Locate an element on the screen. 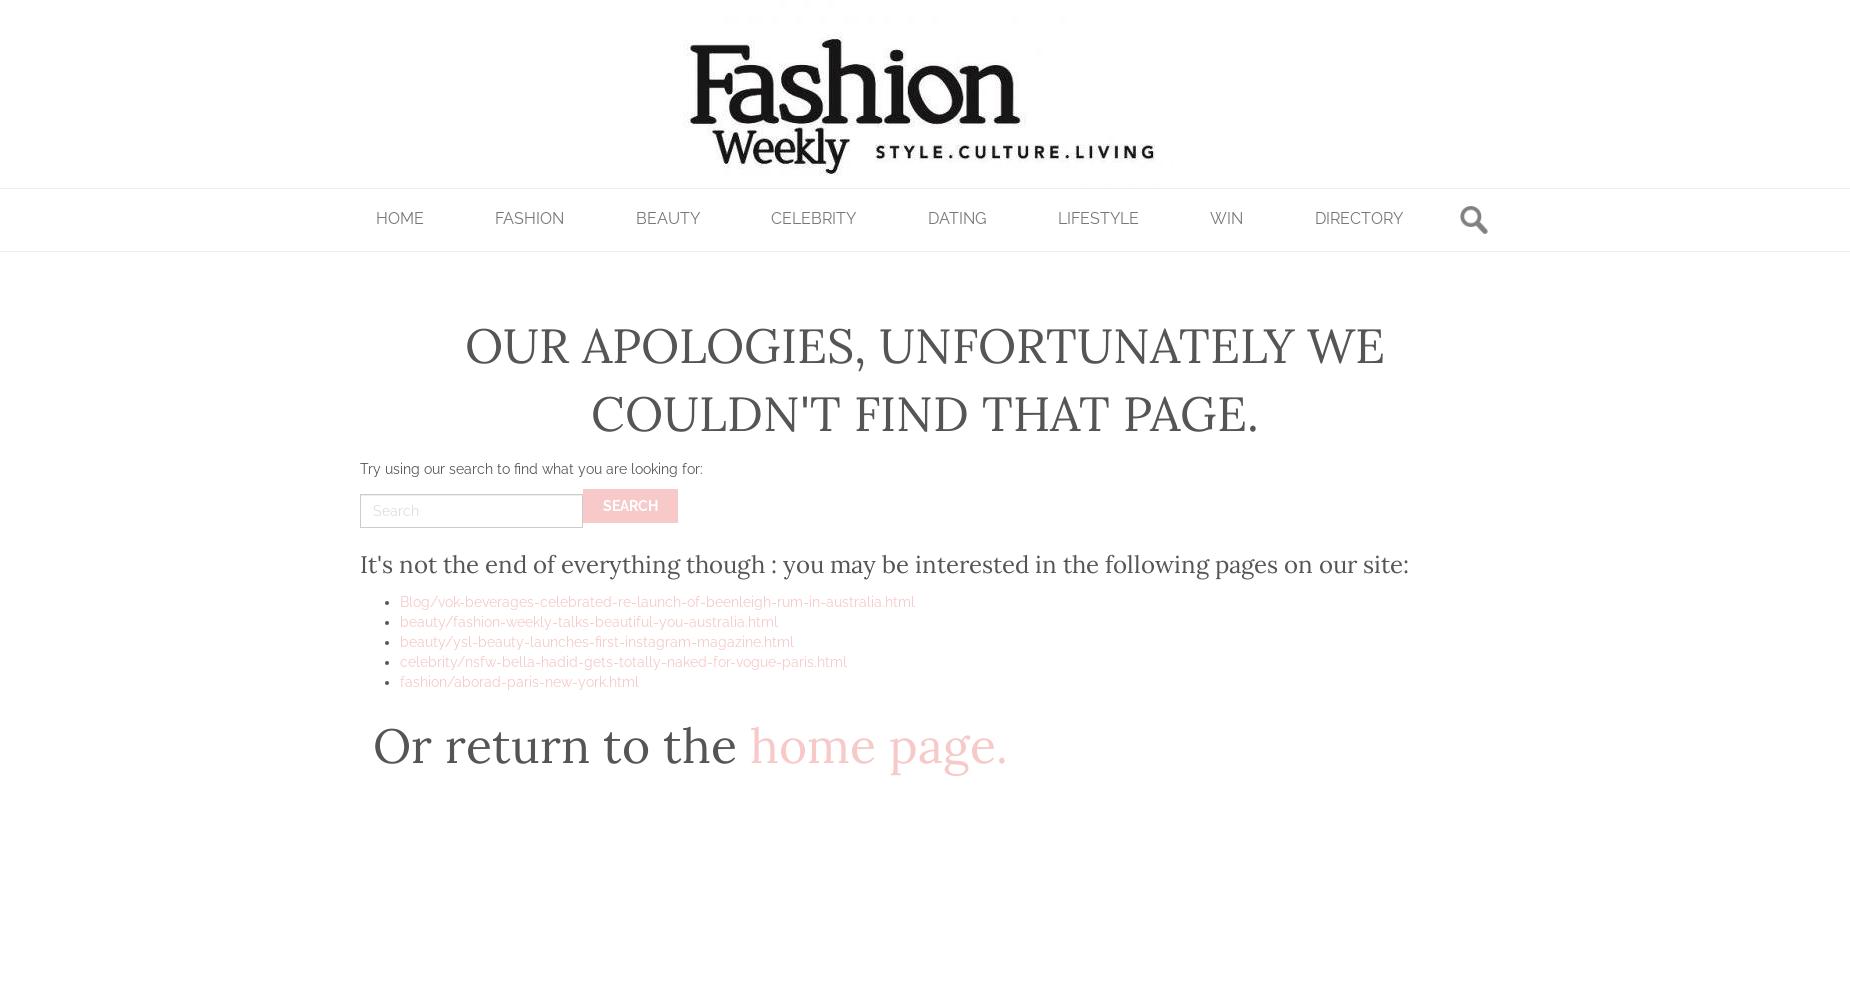 The image size is (1850, 1001). 'Lifestyle' is located at coordinates (1096, 216).